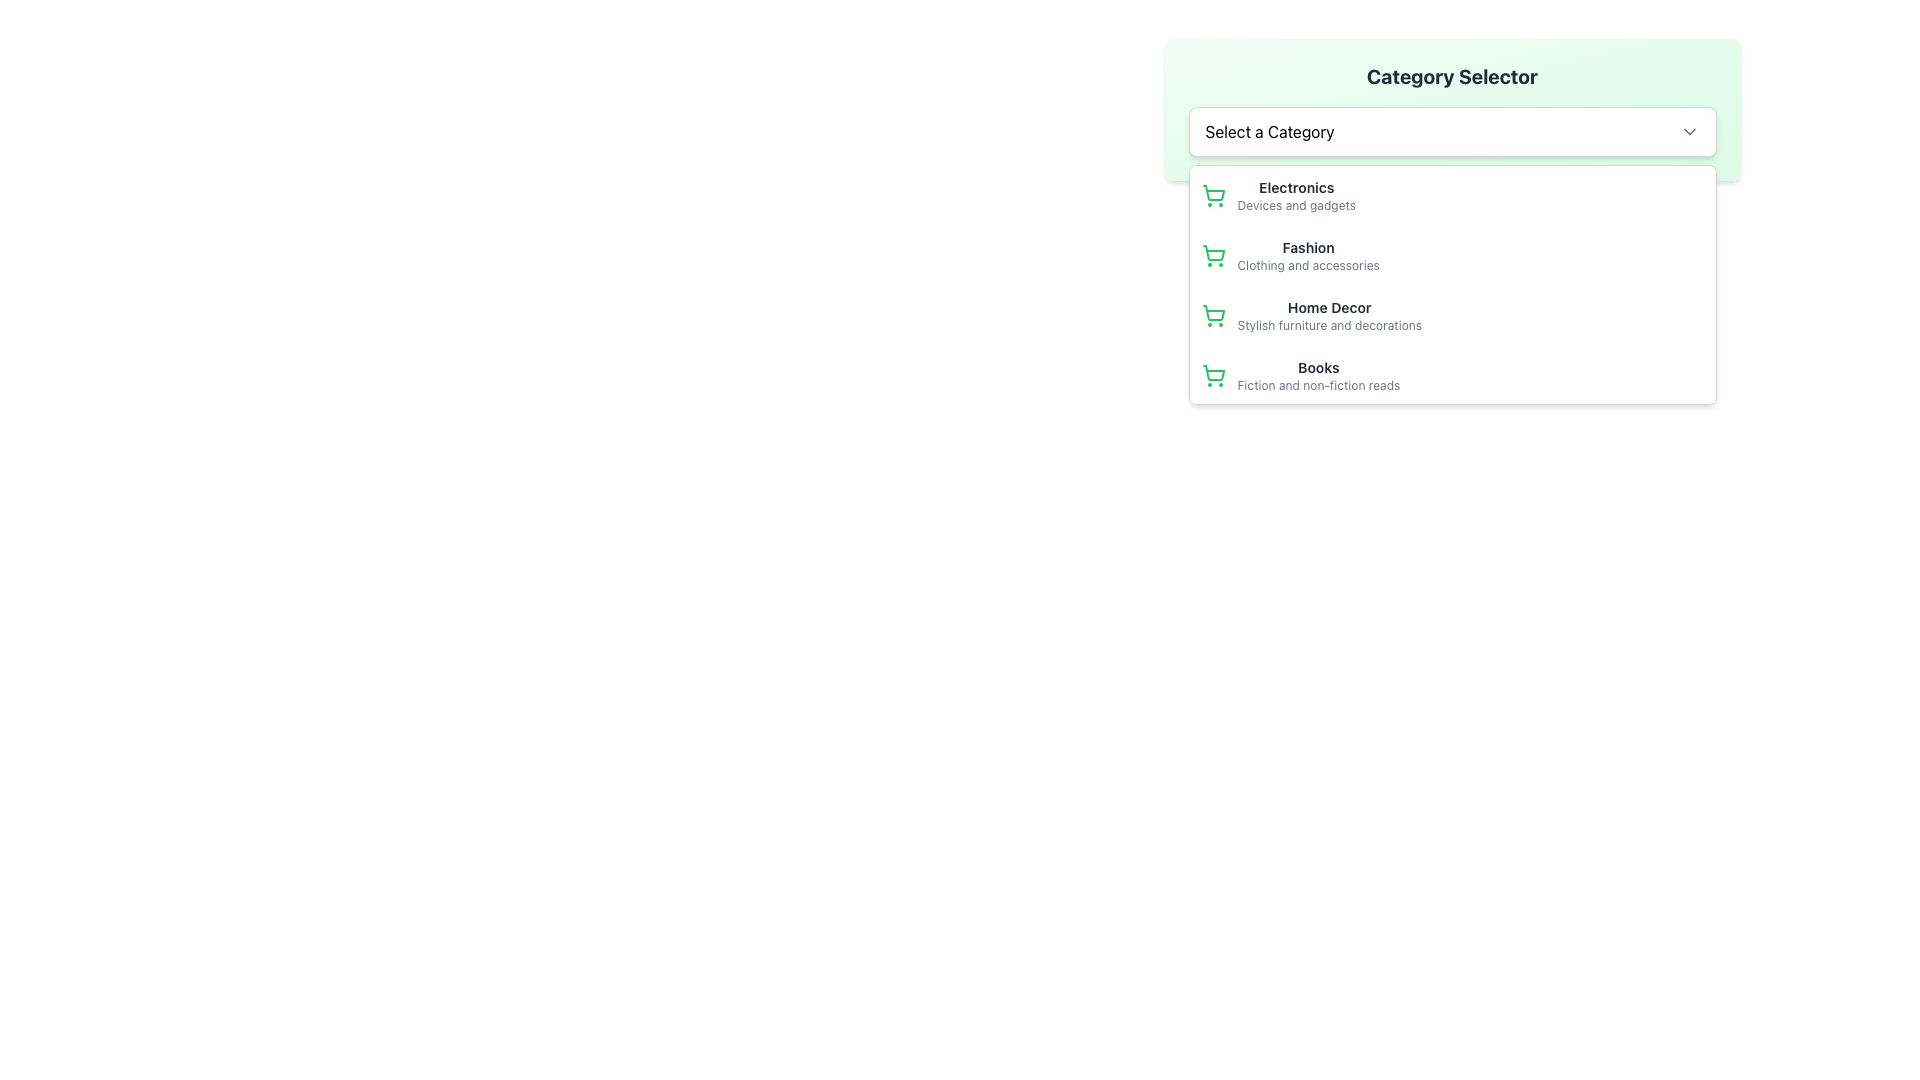 The height and width of the screenshot is (1080, 1920). What do you see at coordinates (1688, 131) in the screenshot?
I see `the category selector icon located immediately to the right of the label 'Select a Category'` at bounding box center [1688, 131].